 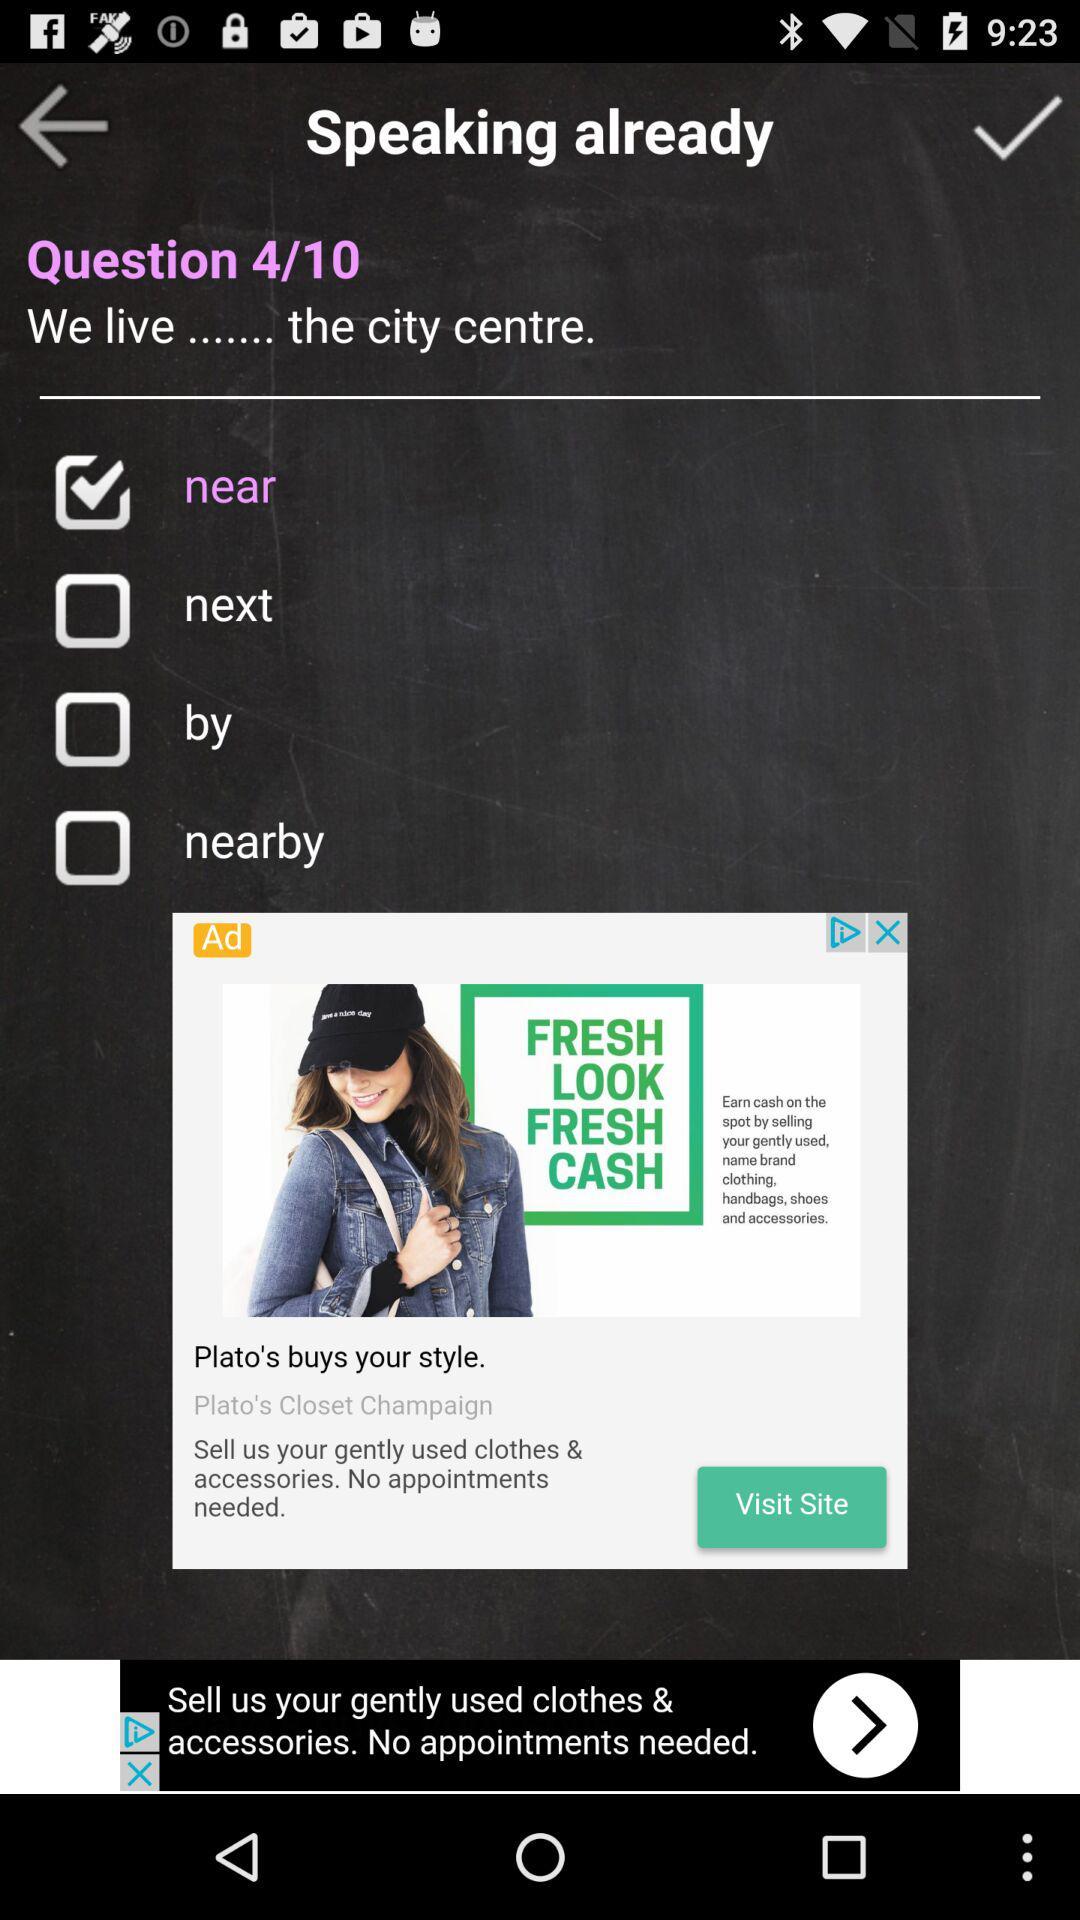 What do you see at coordinates (1017, 124) in the screenshot?
I see `option` at bounding box center [1017, 124].